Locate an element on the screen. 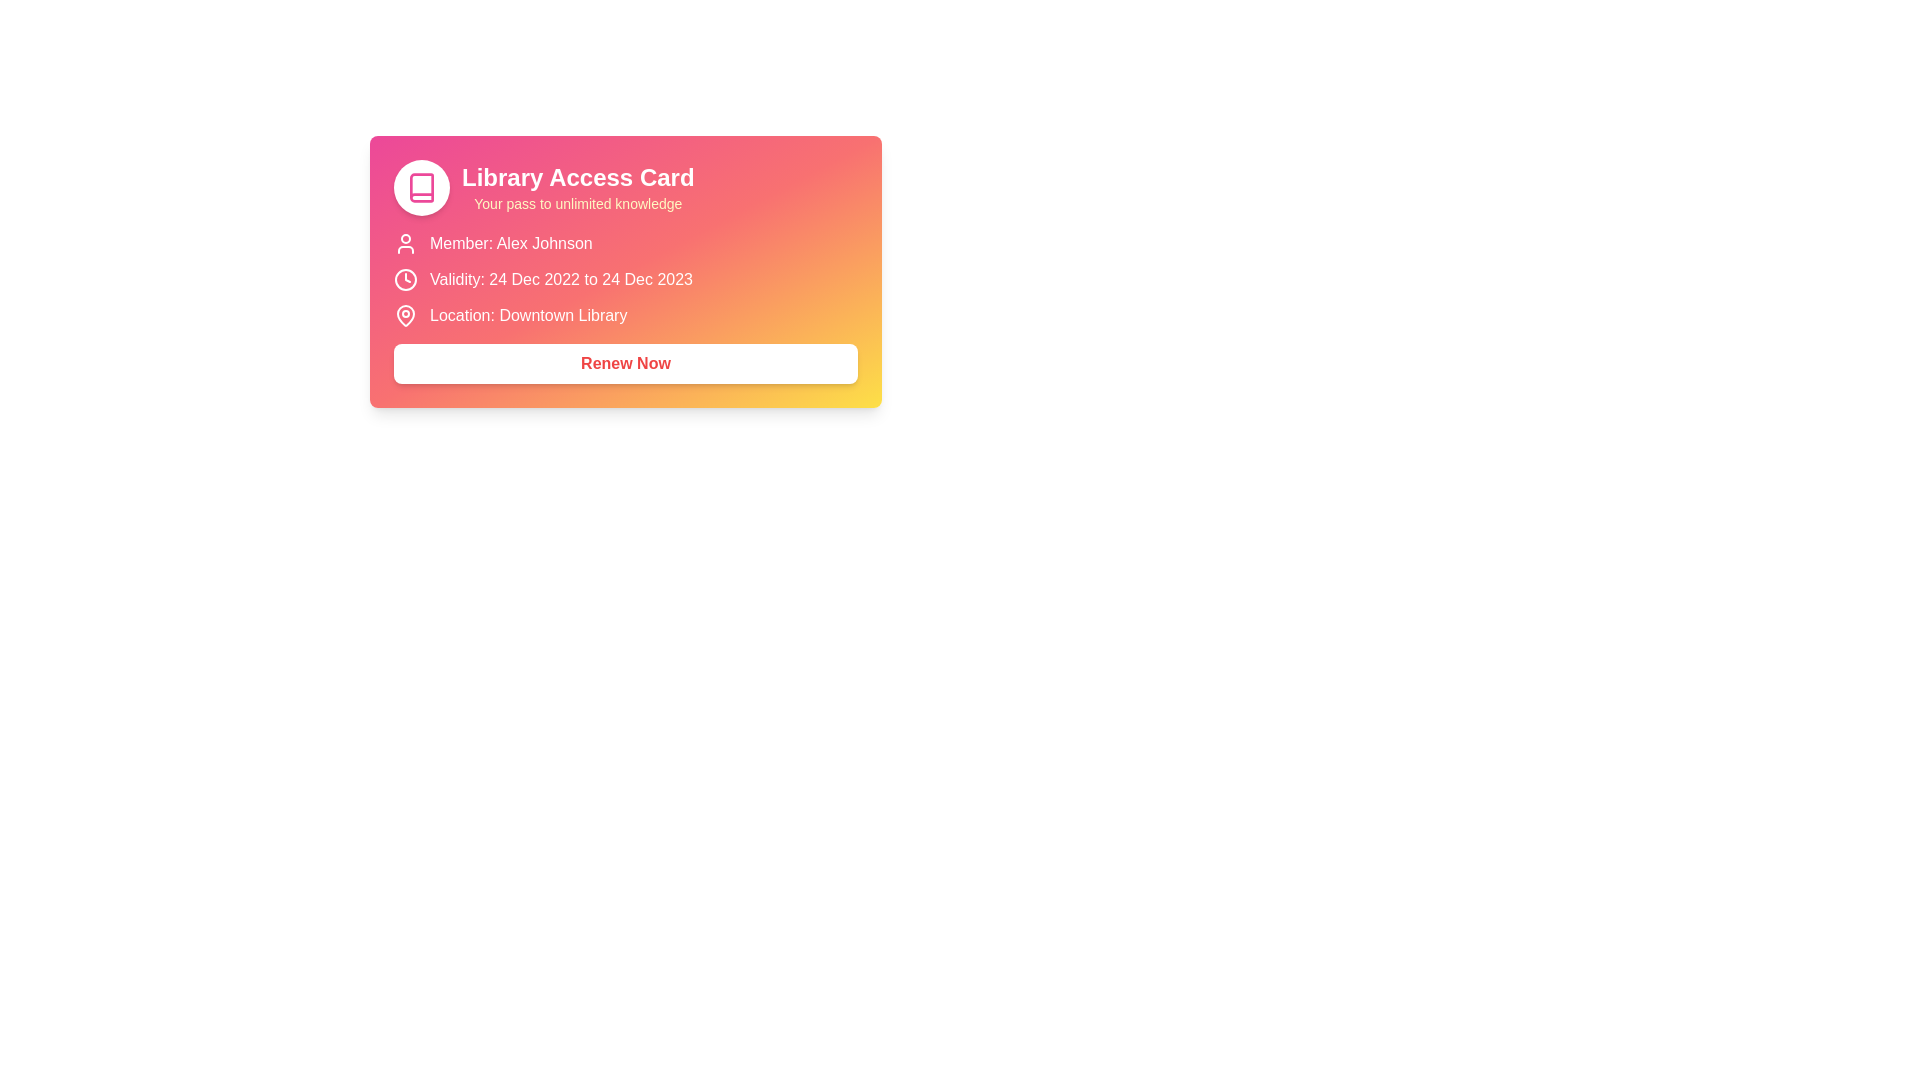  the decorative location marker icon located at the bottom of the informational card aligned with the 'Location: Downtown Library' label is located at coordinates (405, 315).